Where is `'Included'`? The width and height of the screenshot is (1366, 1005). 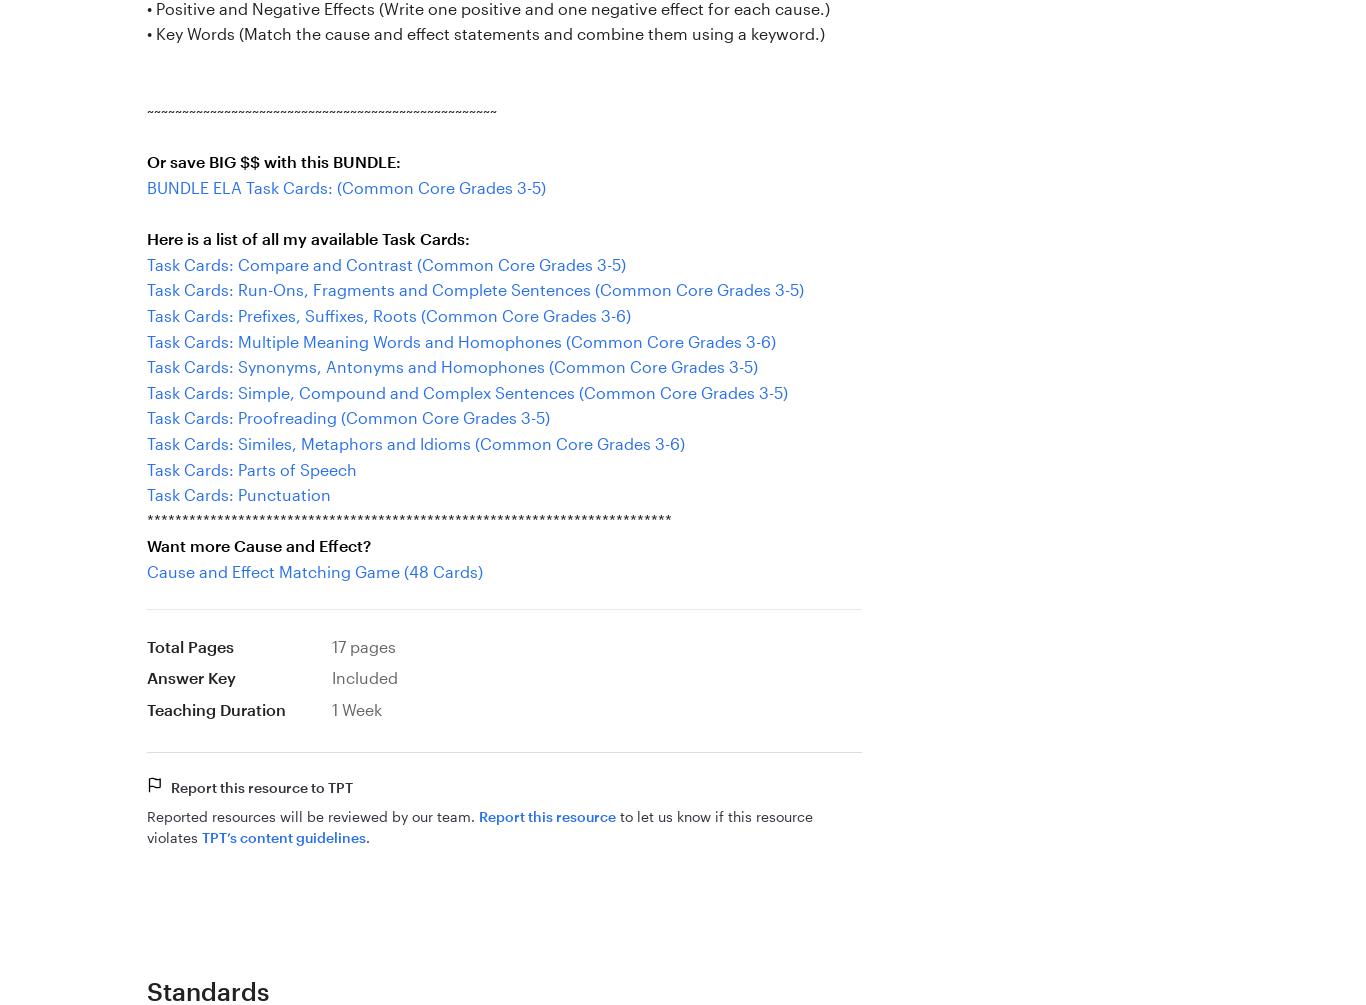
'Included' is located at coordinates (363, 677).